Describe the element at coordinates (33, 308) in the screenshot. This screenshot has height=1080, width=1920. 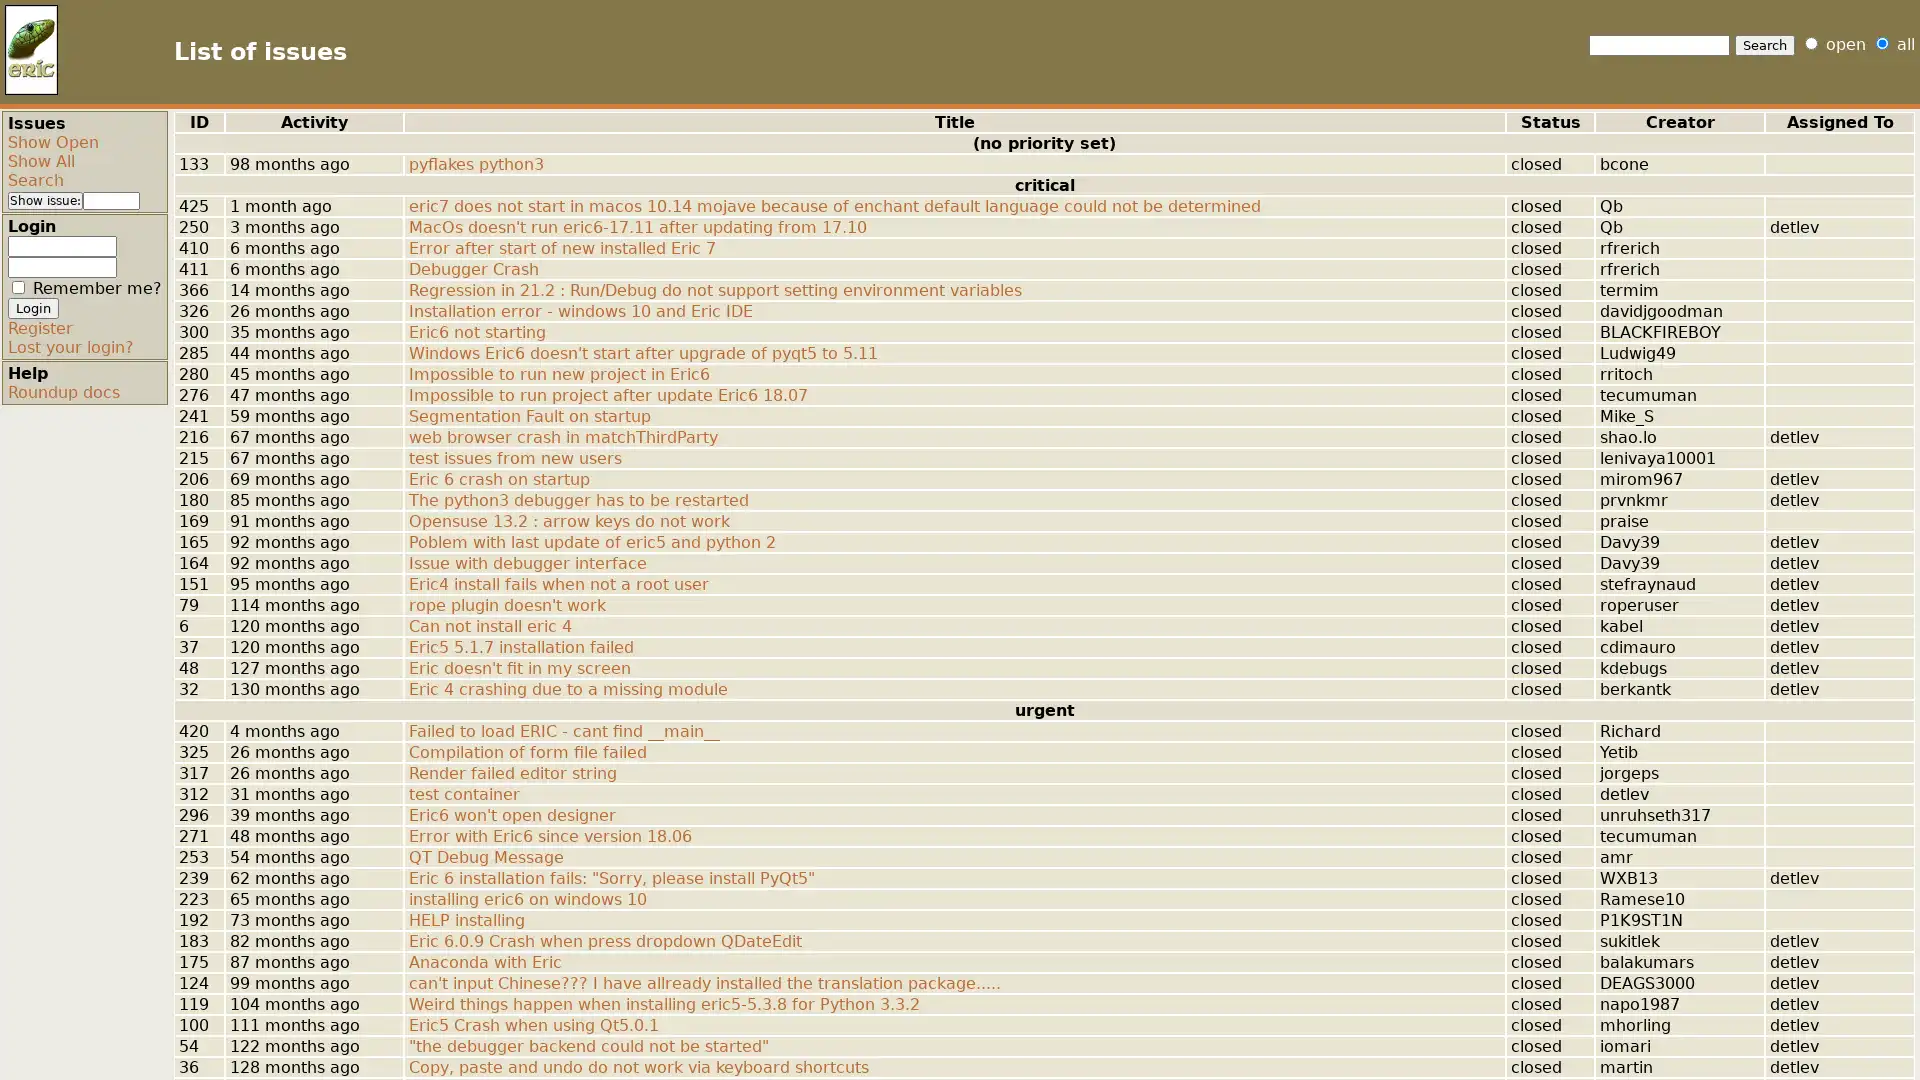
I see `Login` at that location.